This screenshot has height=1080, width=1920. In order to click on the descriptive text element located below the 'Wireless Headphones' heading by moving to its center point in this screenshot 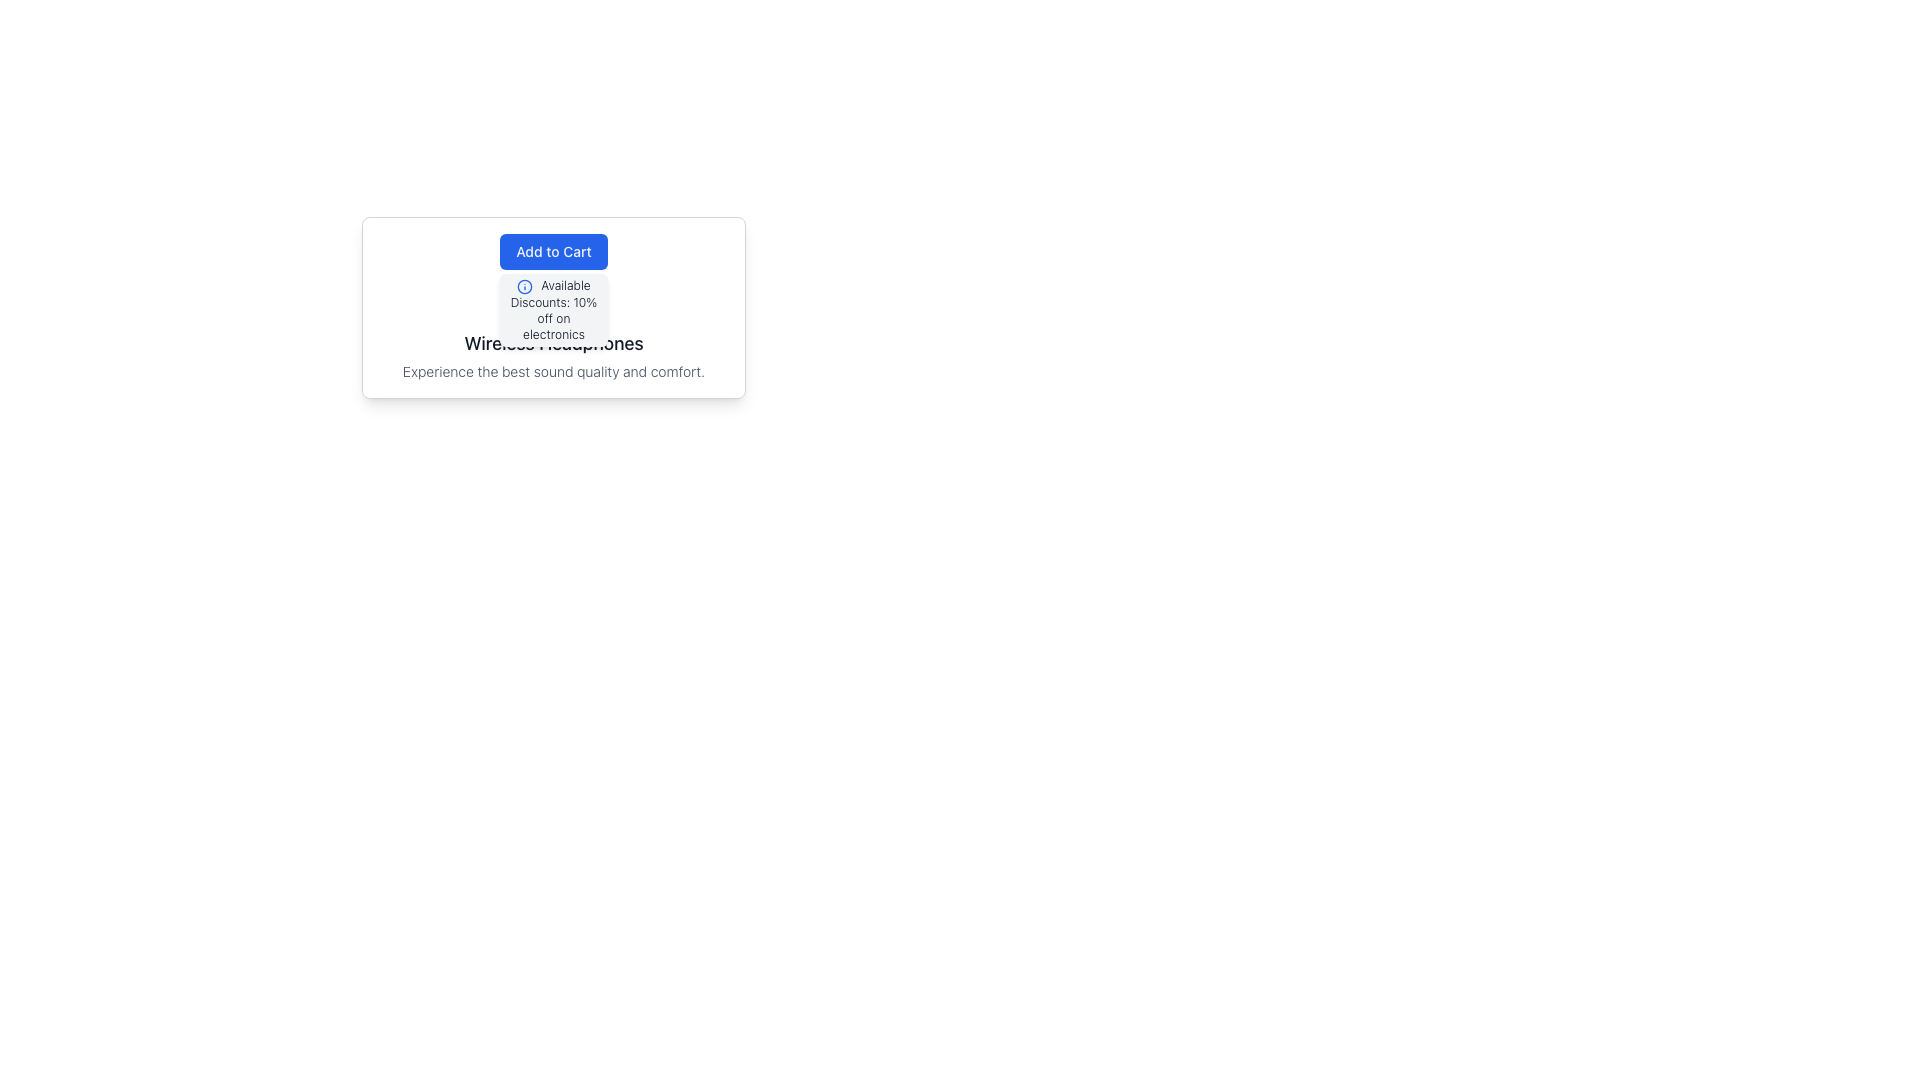, I will do `click(553, 371)`.